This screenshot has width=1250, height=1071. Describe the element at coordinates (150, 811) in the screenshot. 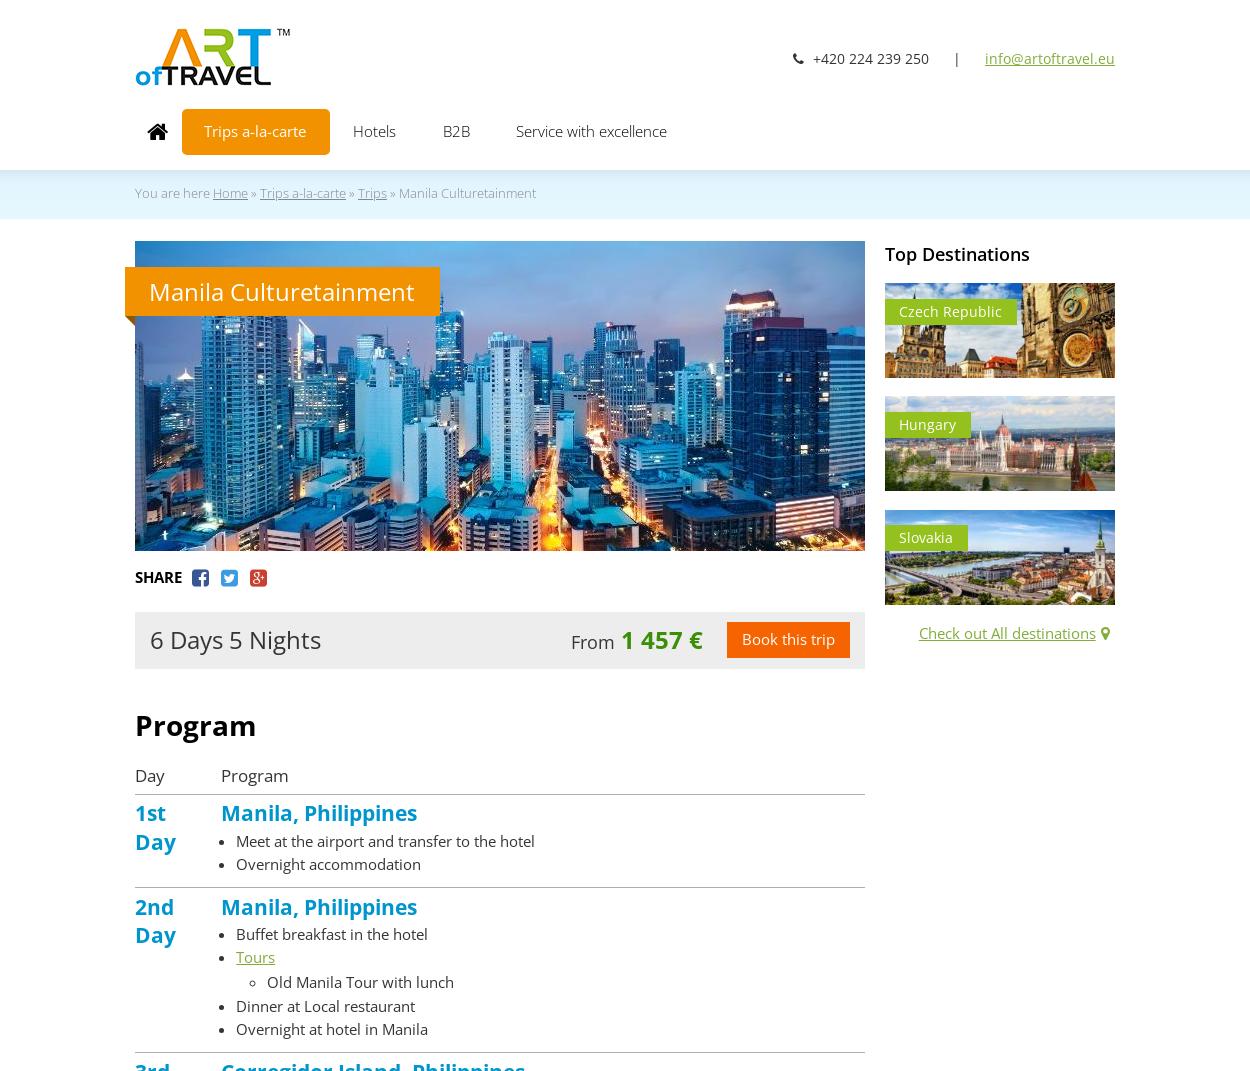

I see `'1st'` at that location.